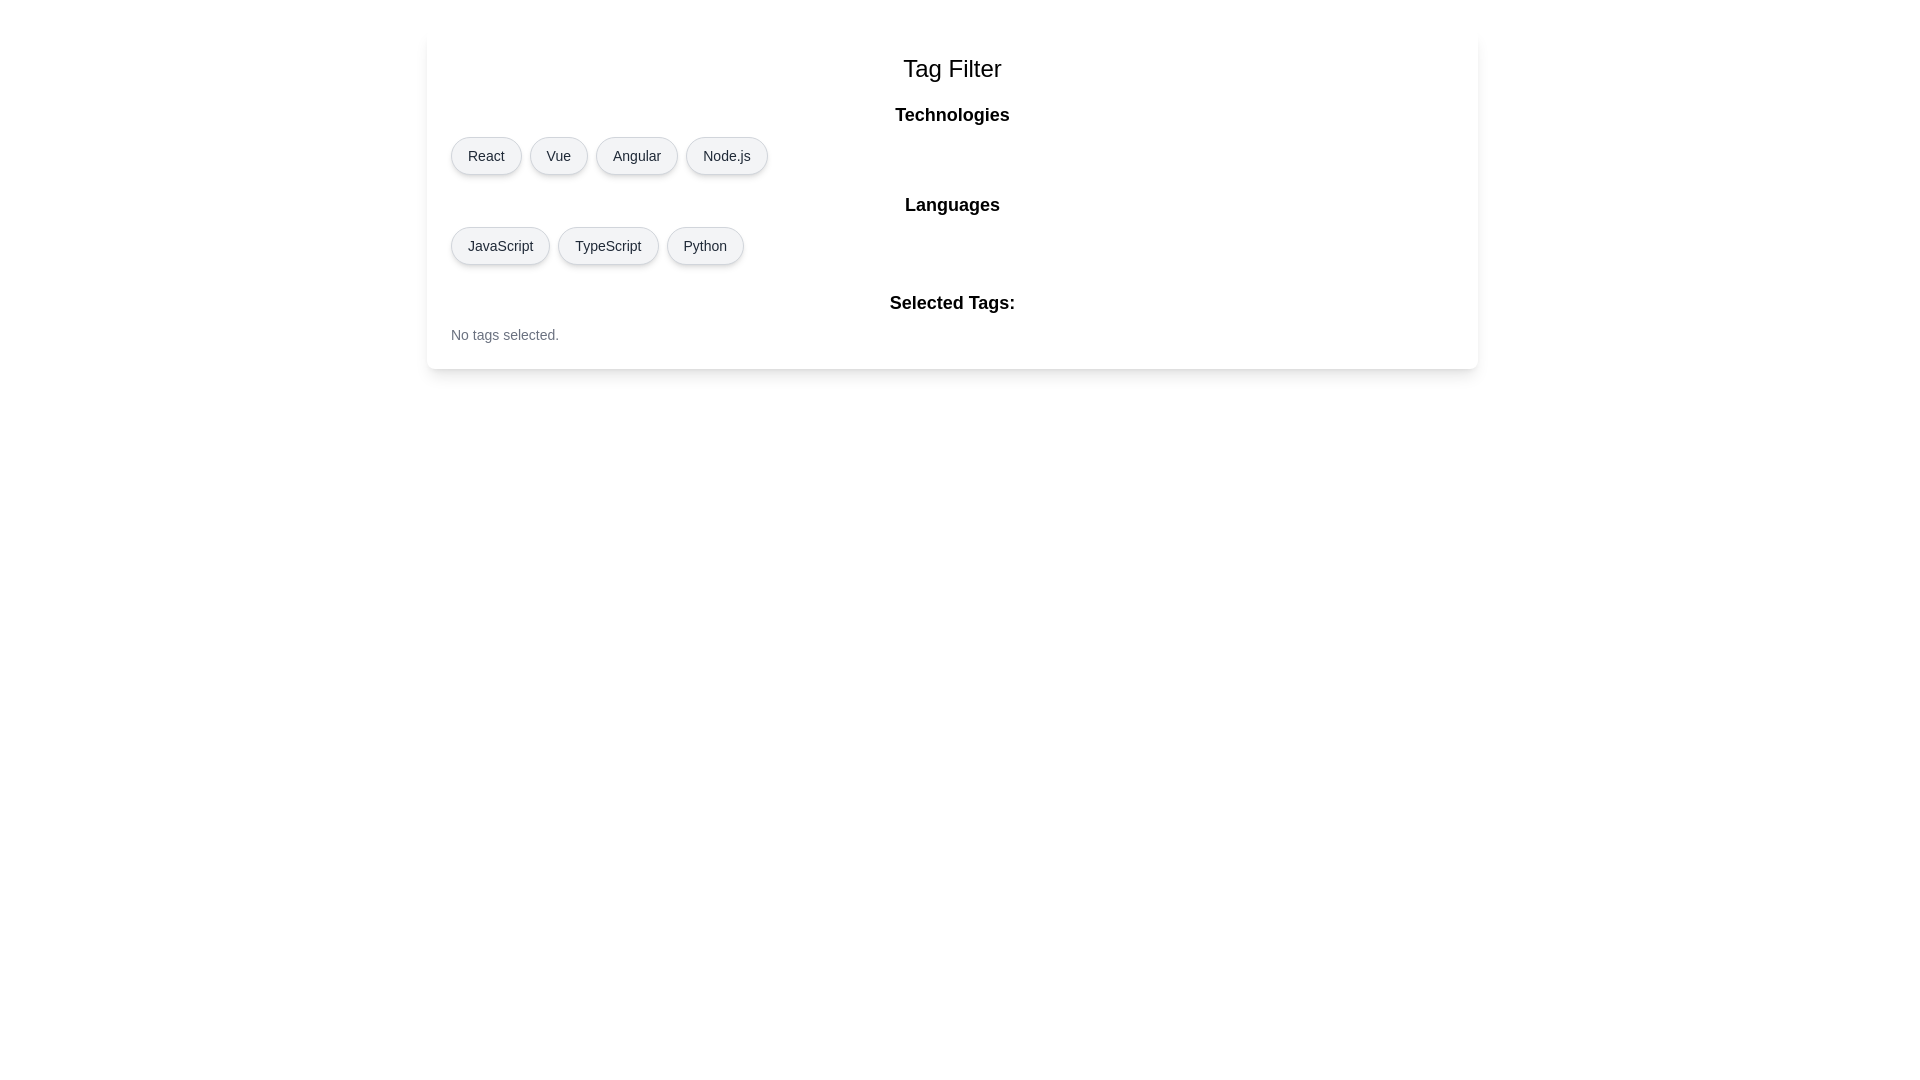 The height and width of the screenshot is (1080, 1920). What do you see at coordinates (951, 204) in the screenshot?
I see `the 'Languages' text header, which is a bold and large font section title located directly below the 'Technologies' title` at bounding box center [951, 204].